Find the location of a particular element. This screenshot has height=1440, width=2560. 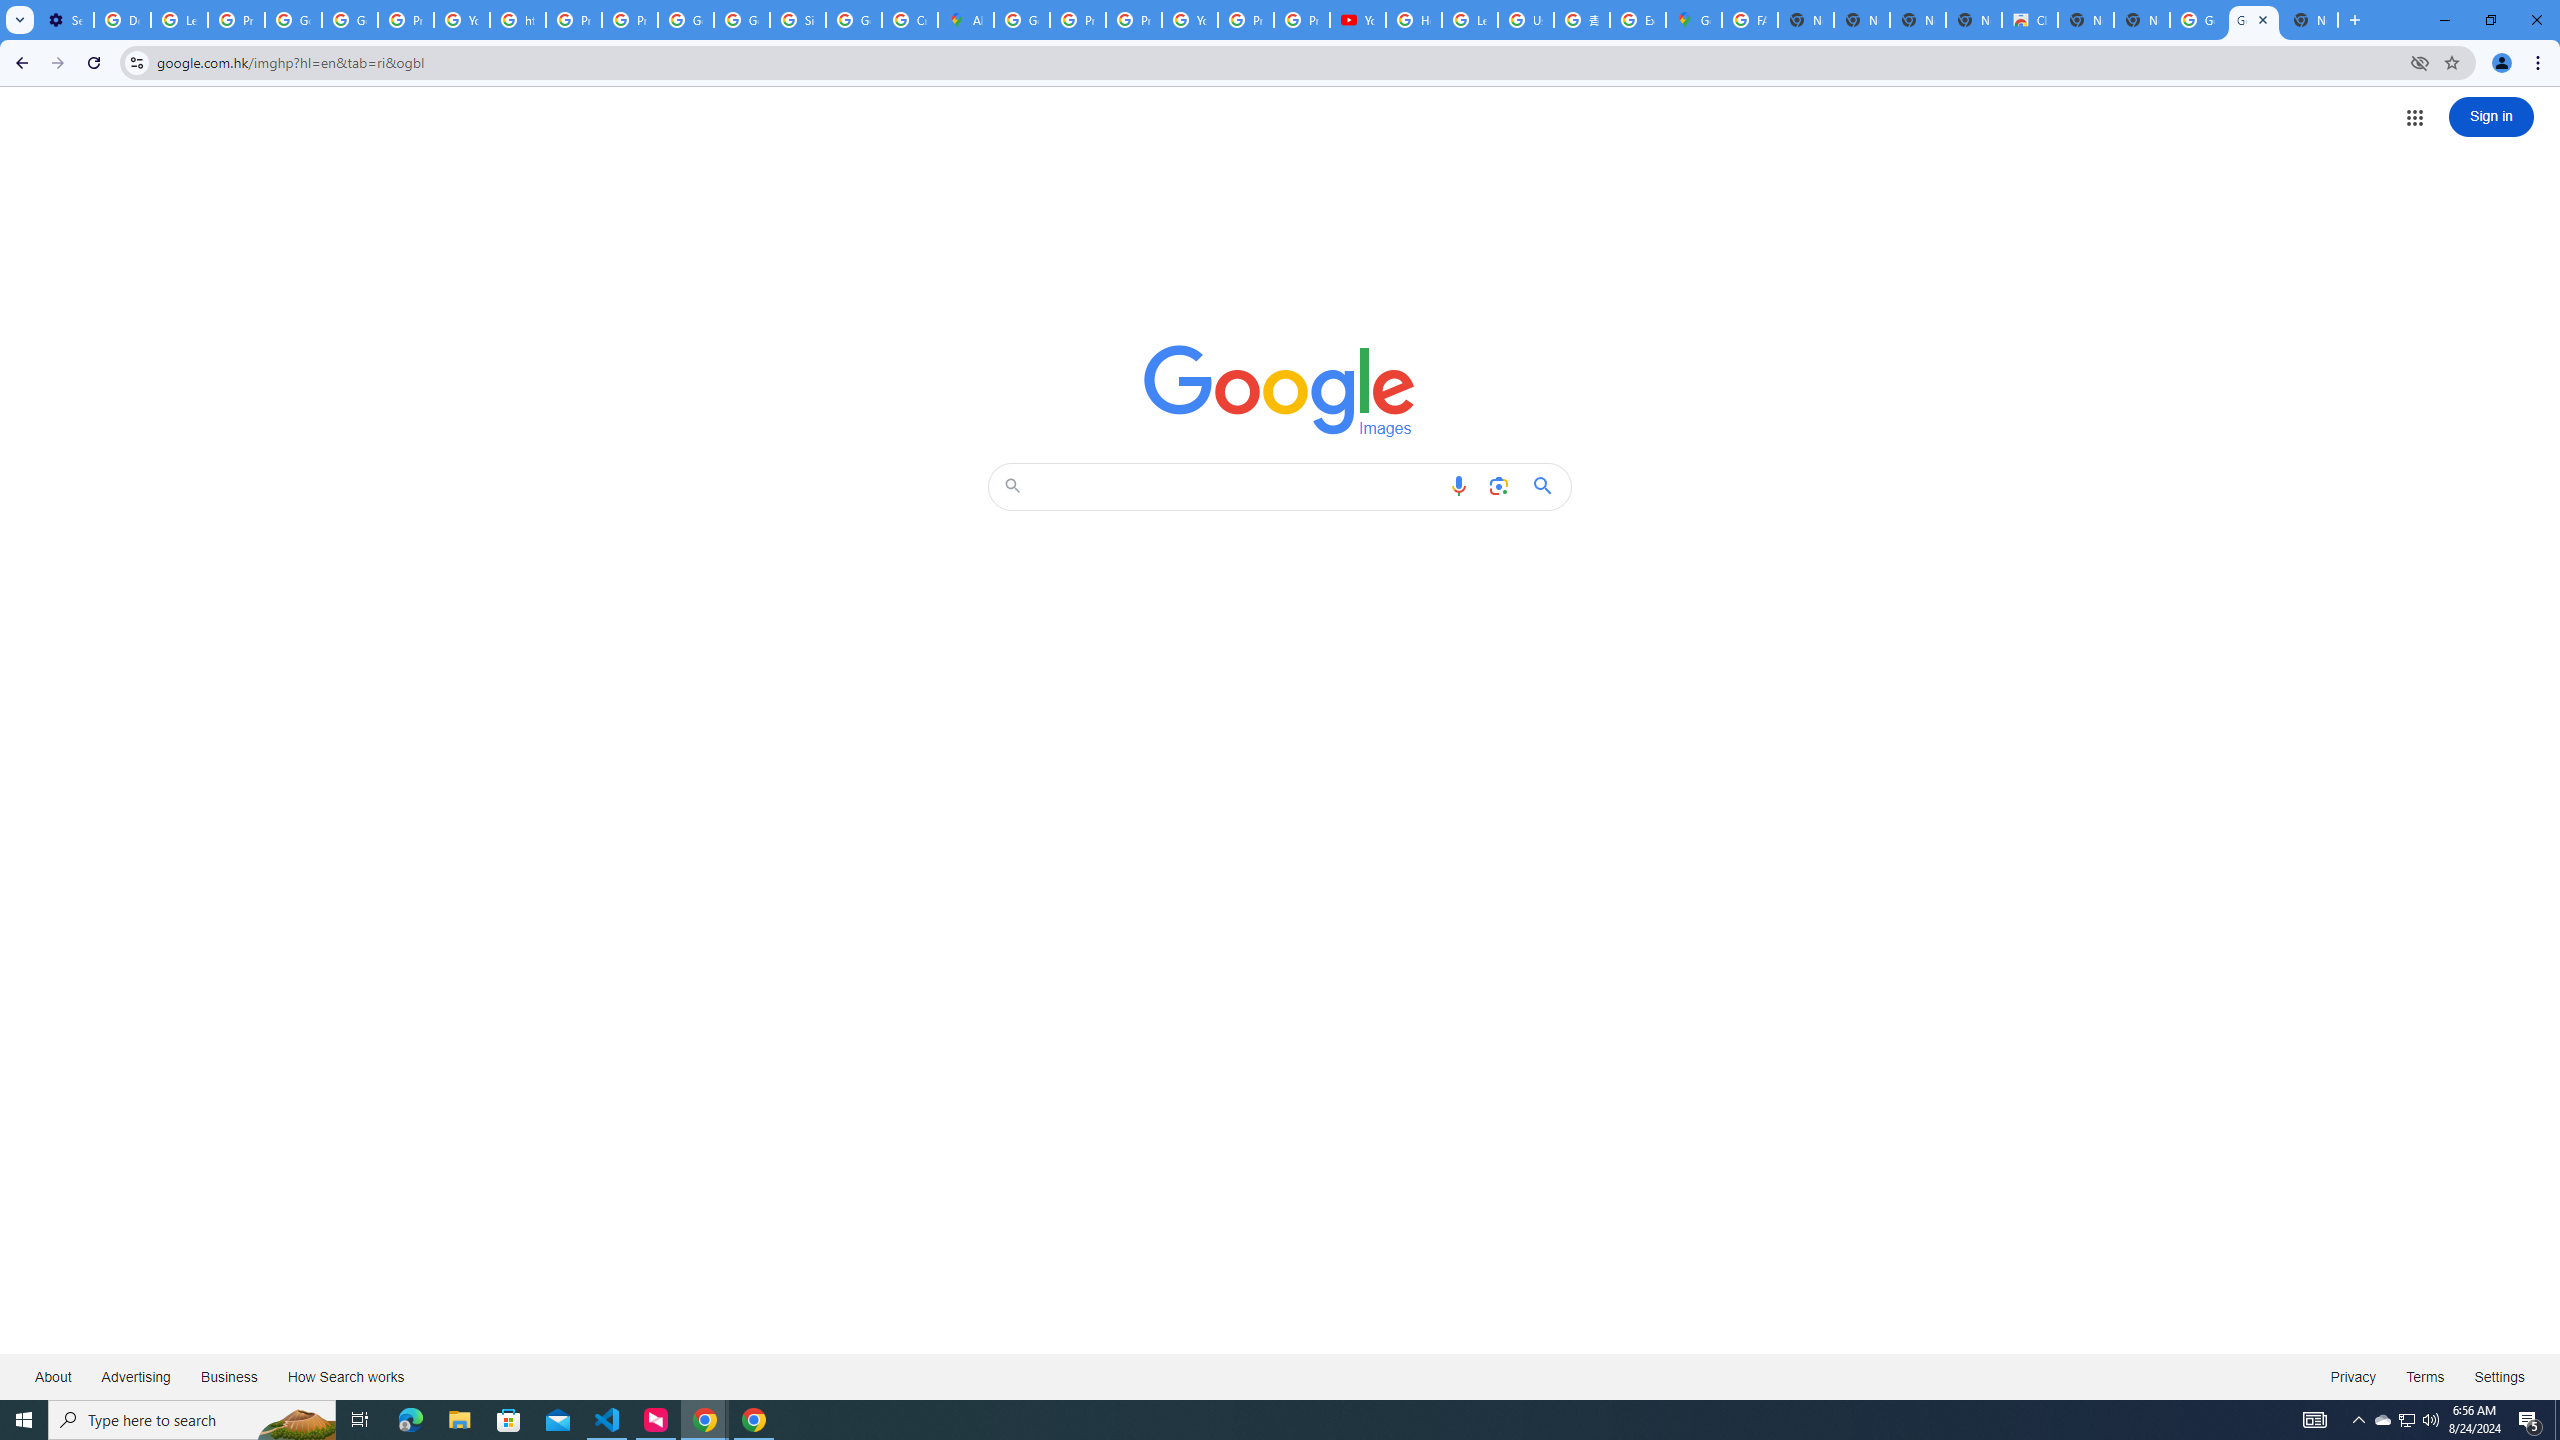

'How Chrome protects your passwords - Google Chrome Help' is located at coordinates (1414, 19).